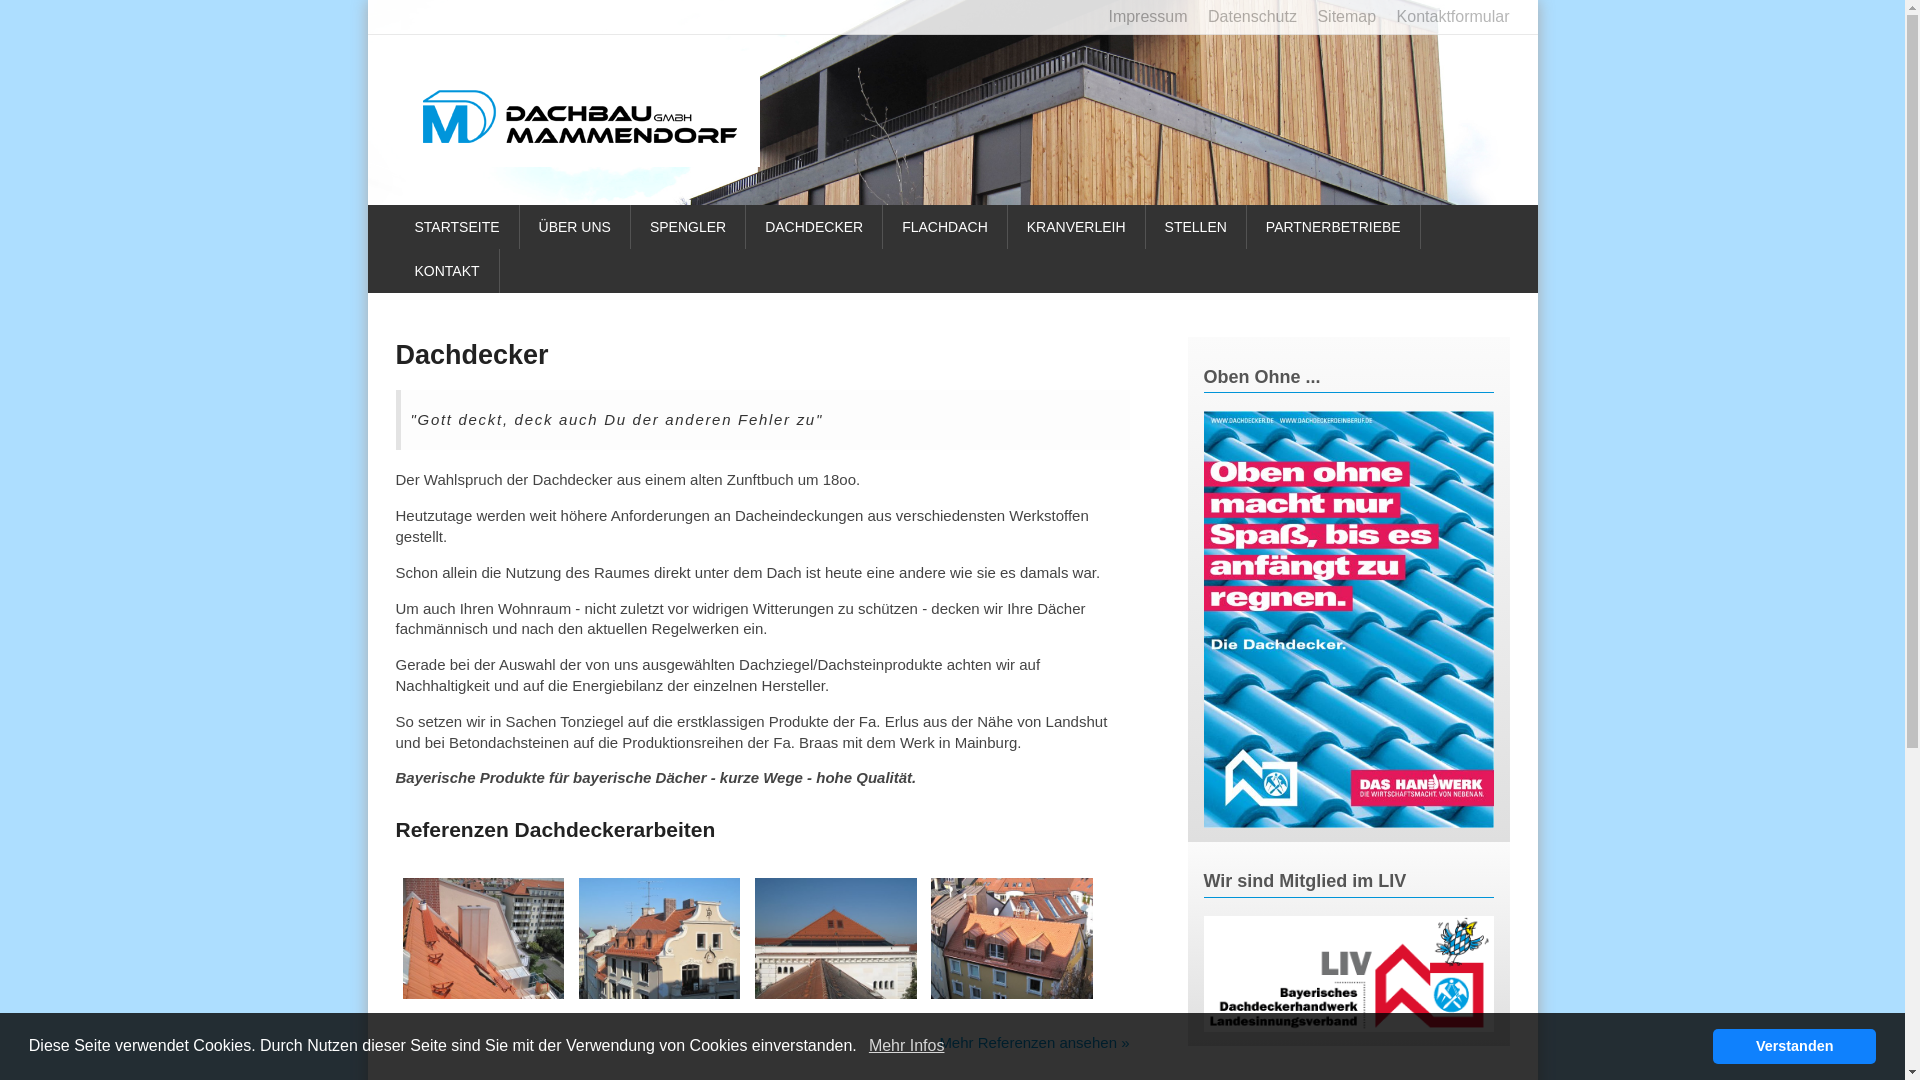  Describe the element at coordinates (1712, 1044) in the screenshot. I see `'Verstanden'` at that location.